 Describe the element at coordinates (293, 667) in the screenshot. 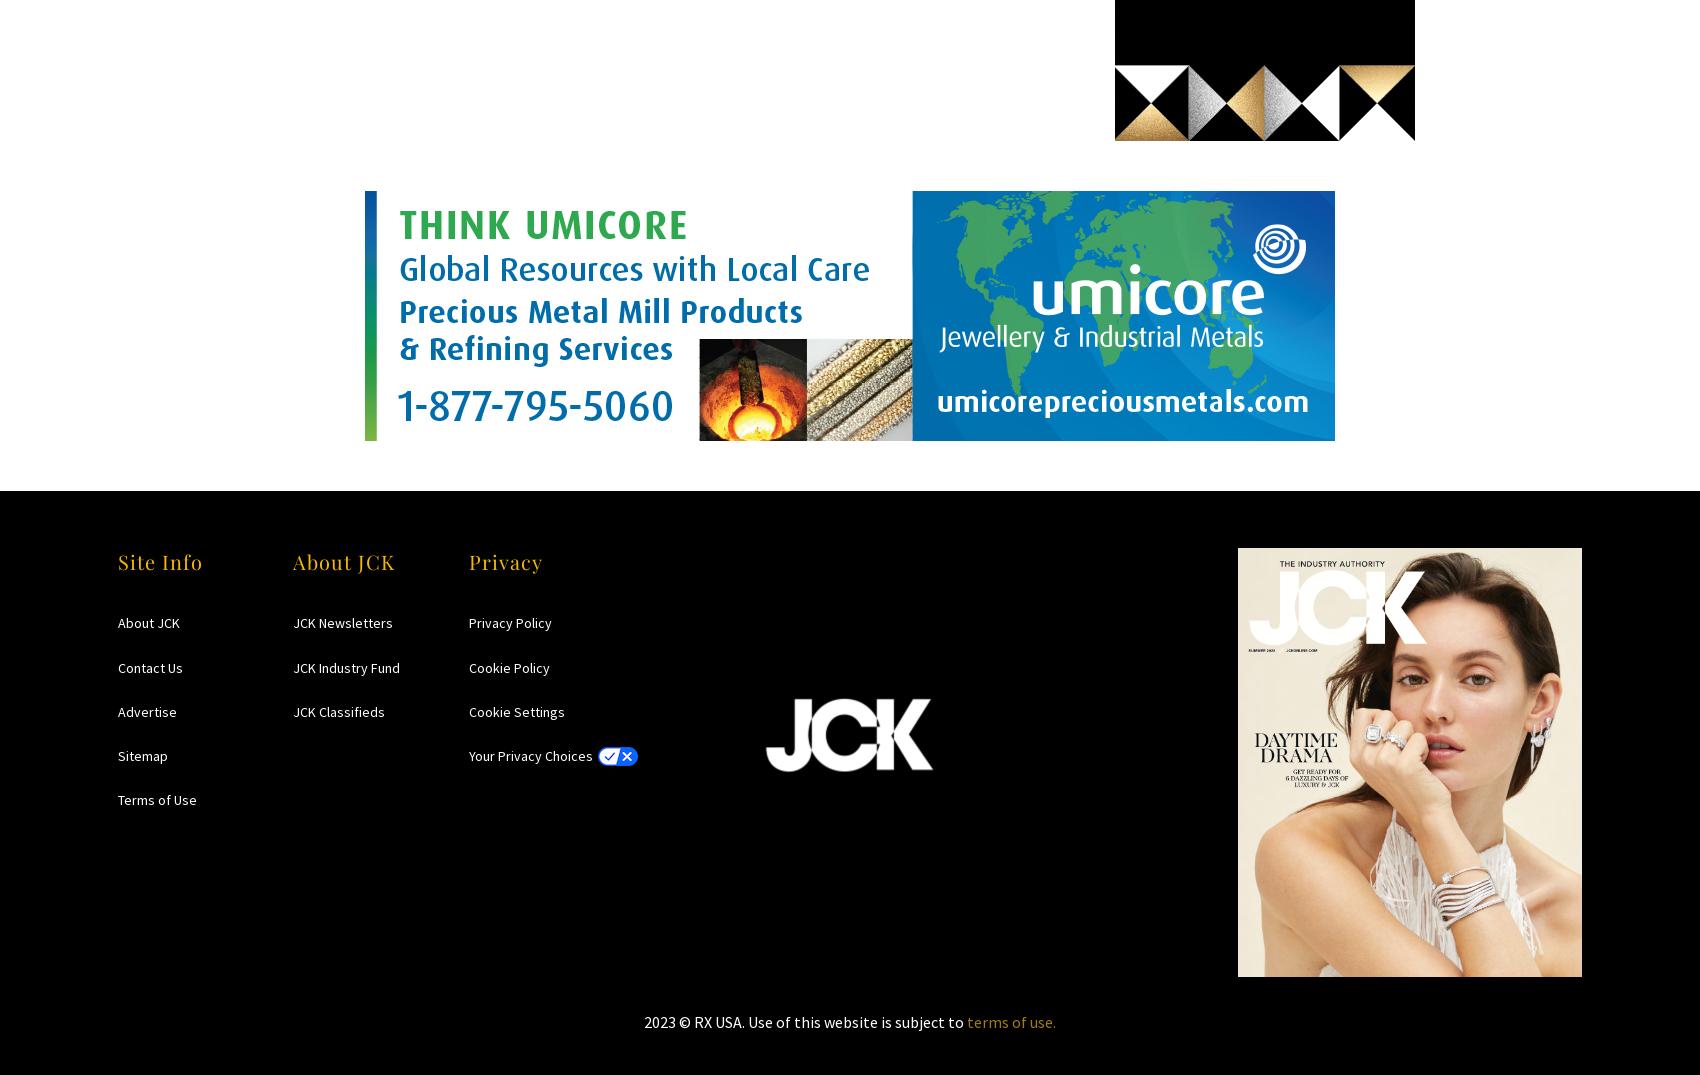

I see `'JCK Industry Fund'` at that location.